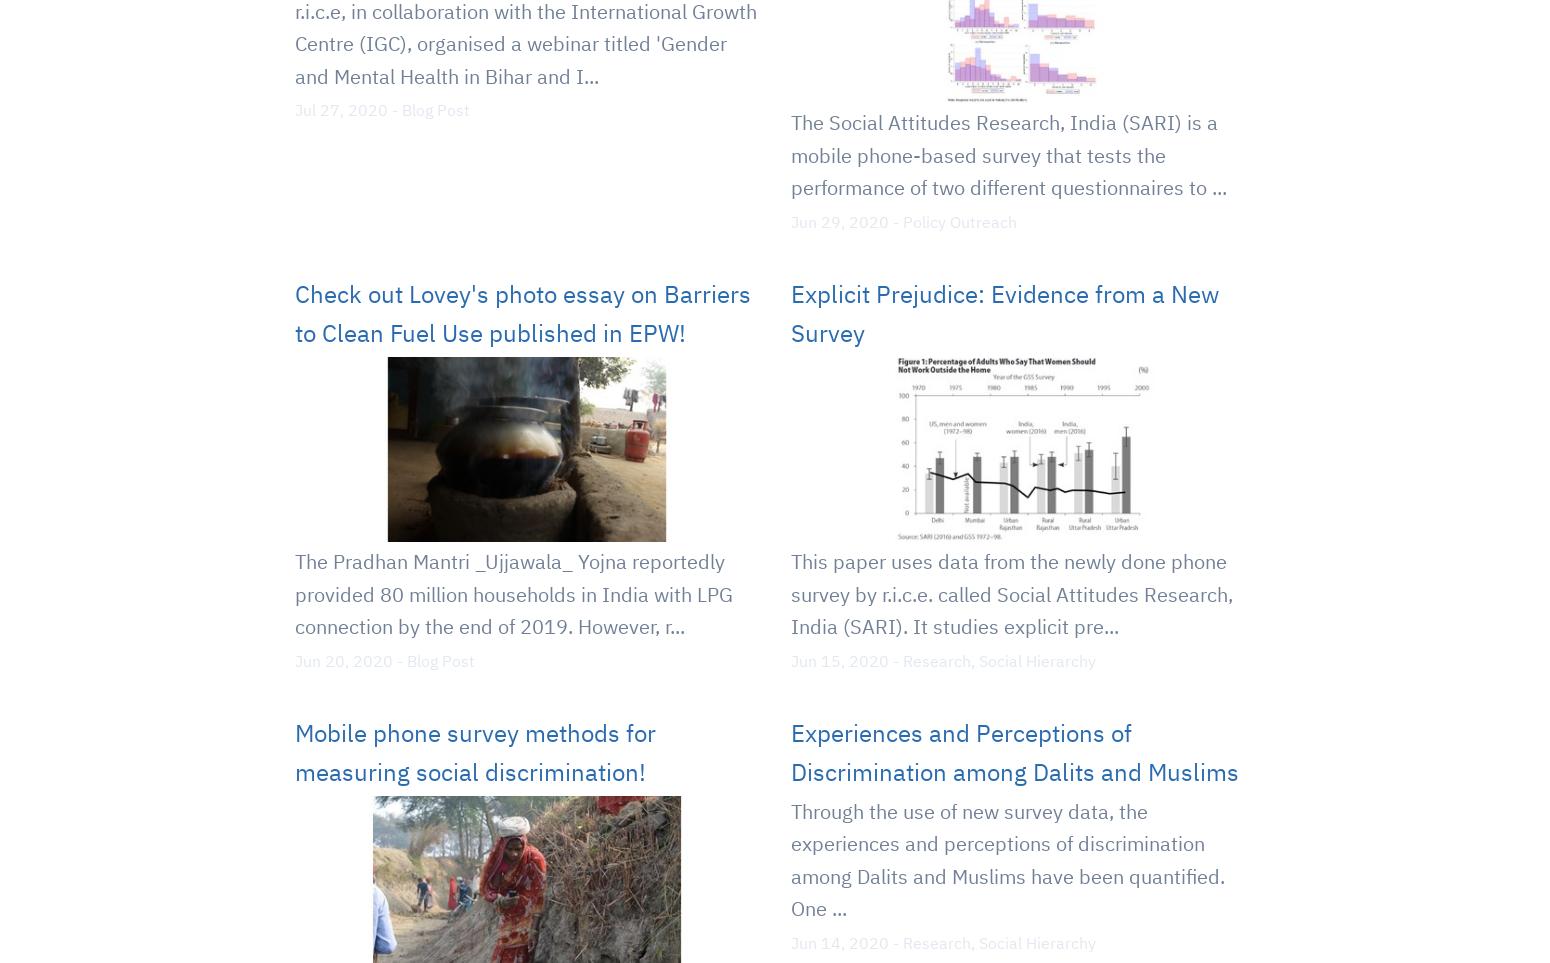 The width and height of the screenshot is (1550, 963). I want to click on 'Jun 15, 2020', so click(838, 660).